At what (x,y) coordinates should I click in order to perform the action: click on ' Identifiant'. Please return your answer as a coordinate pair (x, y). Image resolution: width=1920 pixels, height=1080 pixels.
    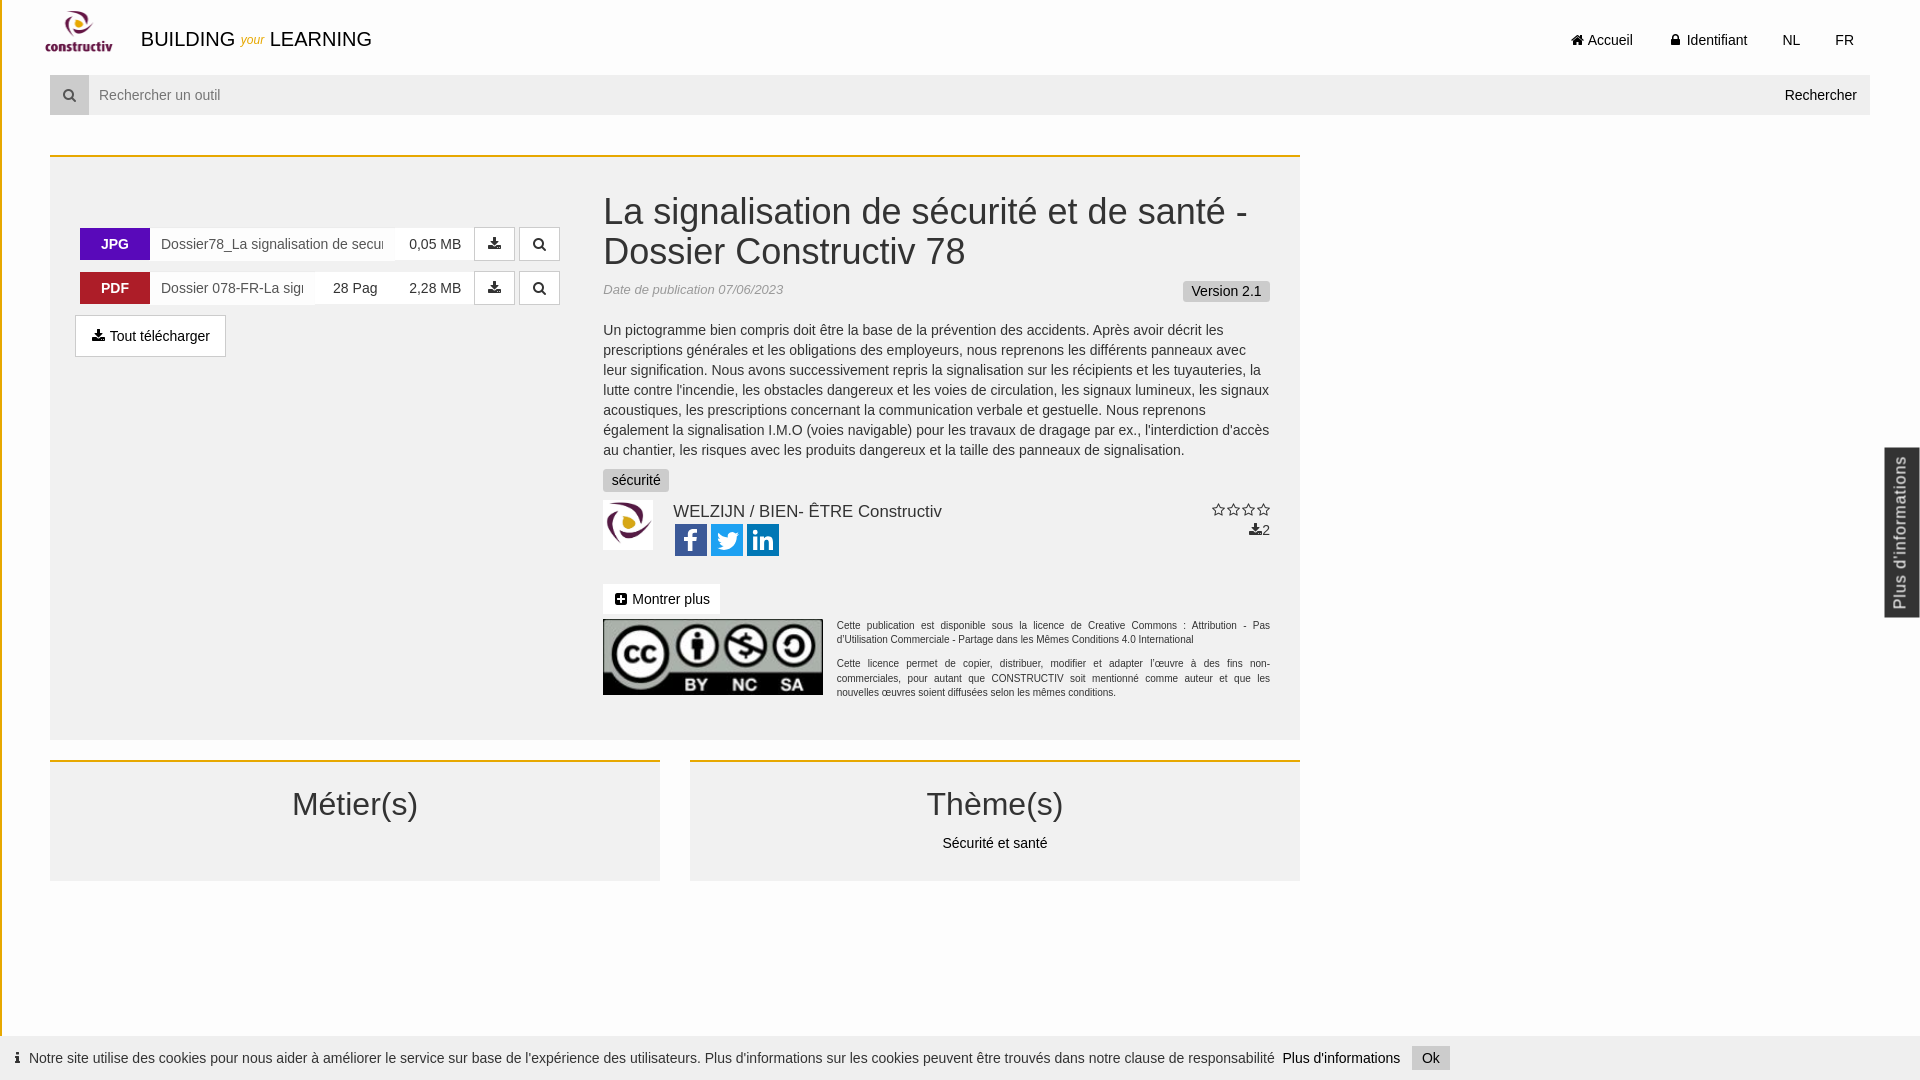
    Looking at the image, I should click on (1707, 39).